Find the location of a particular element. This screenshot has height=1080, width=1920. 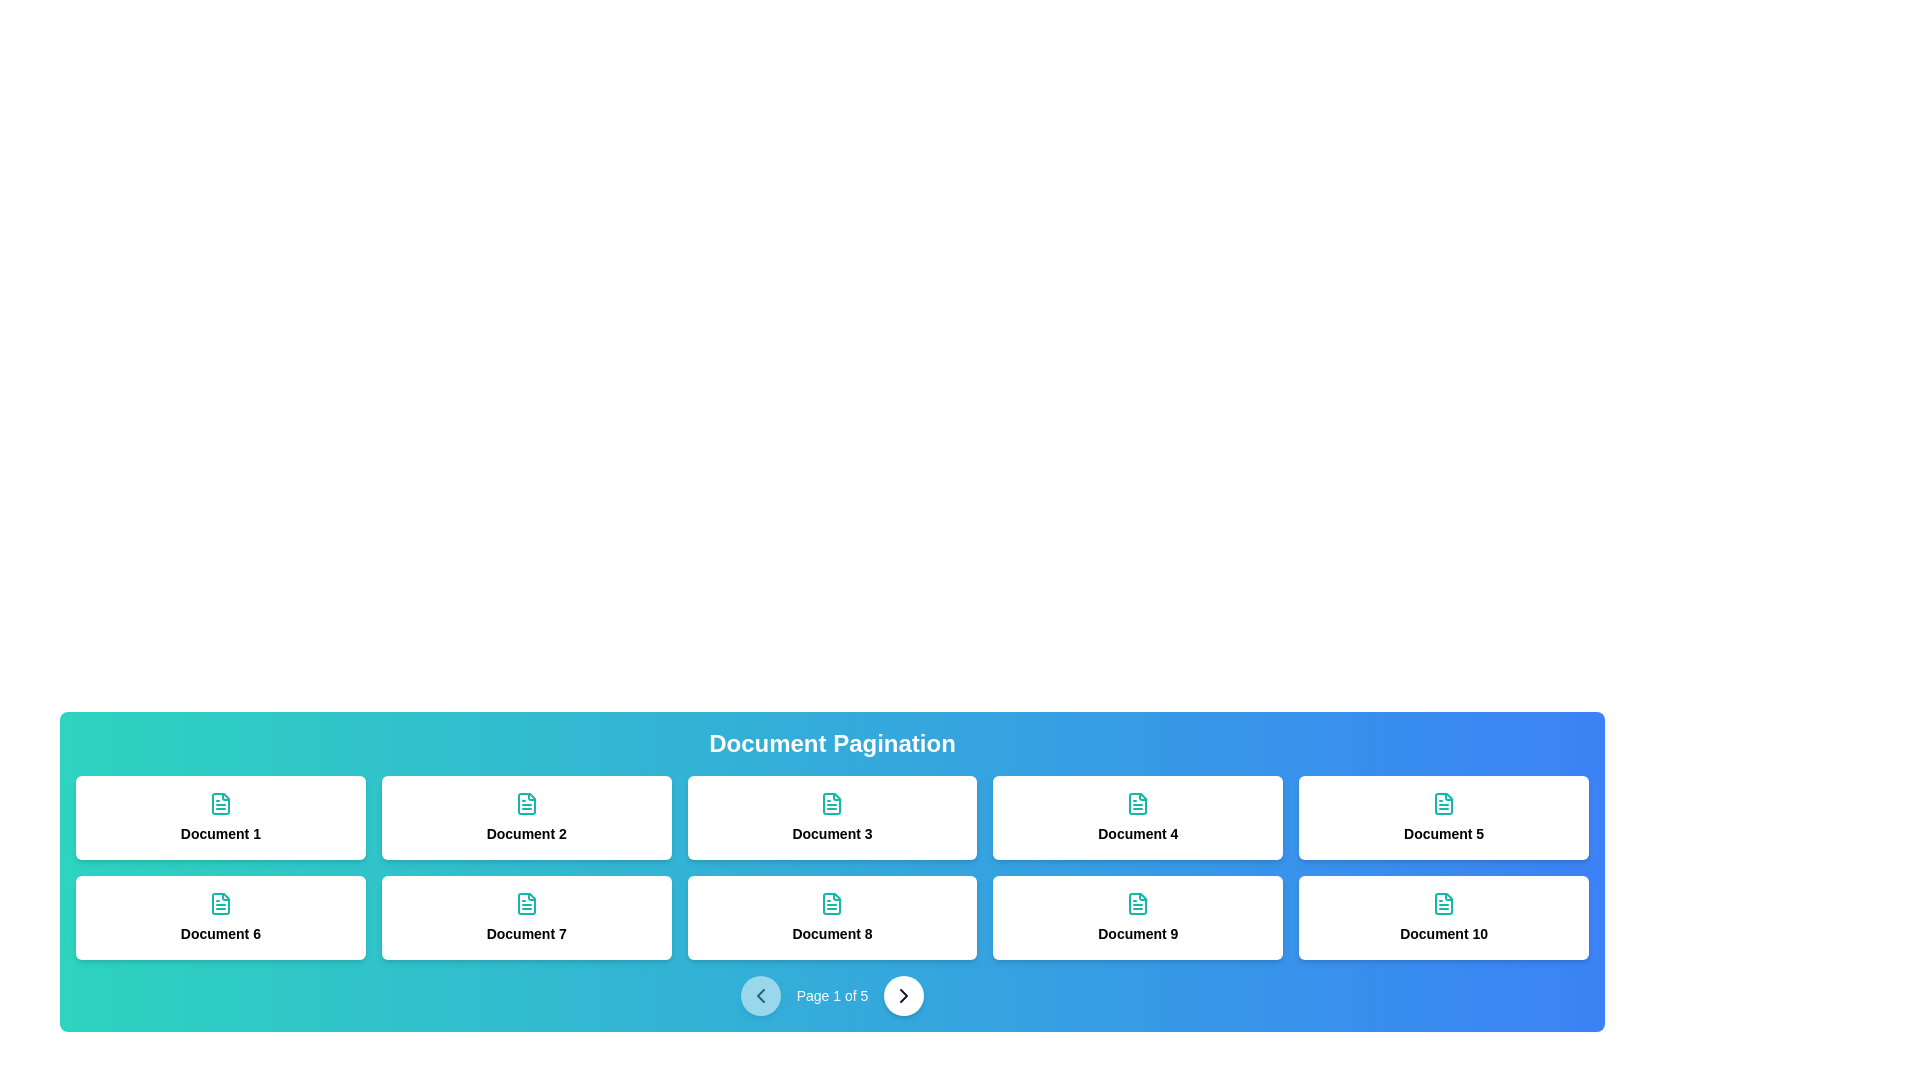

the stylized document sheet icon that represents 'Document 1' in the first grid section of documents is located at coordinates (220, 802).